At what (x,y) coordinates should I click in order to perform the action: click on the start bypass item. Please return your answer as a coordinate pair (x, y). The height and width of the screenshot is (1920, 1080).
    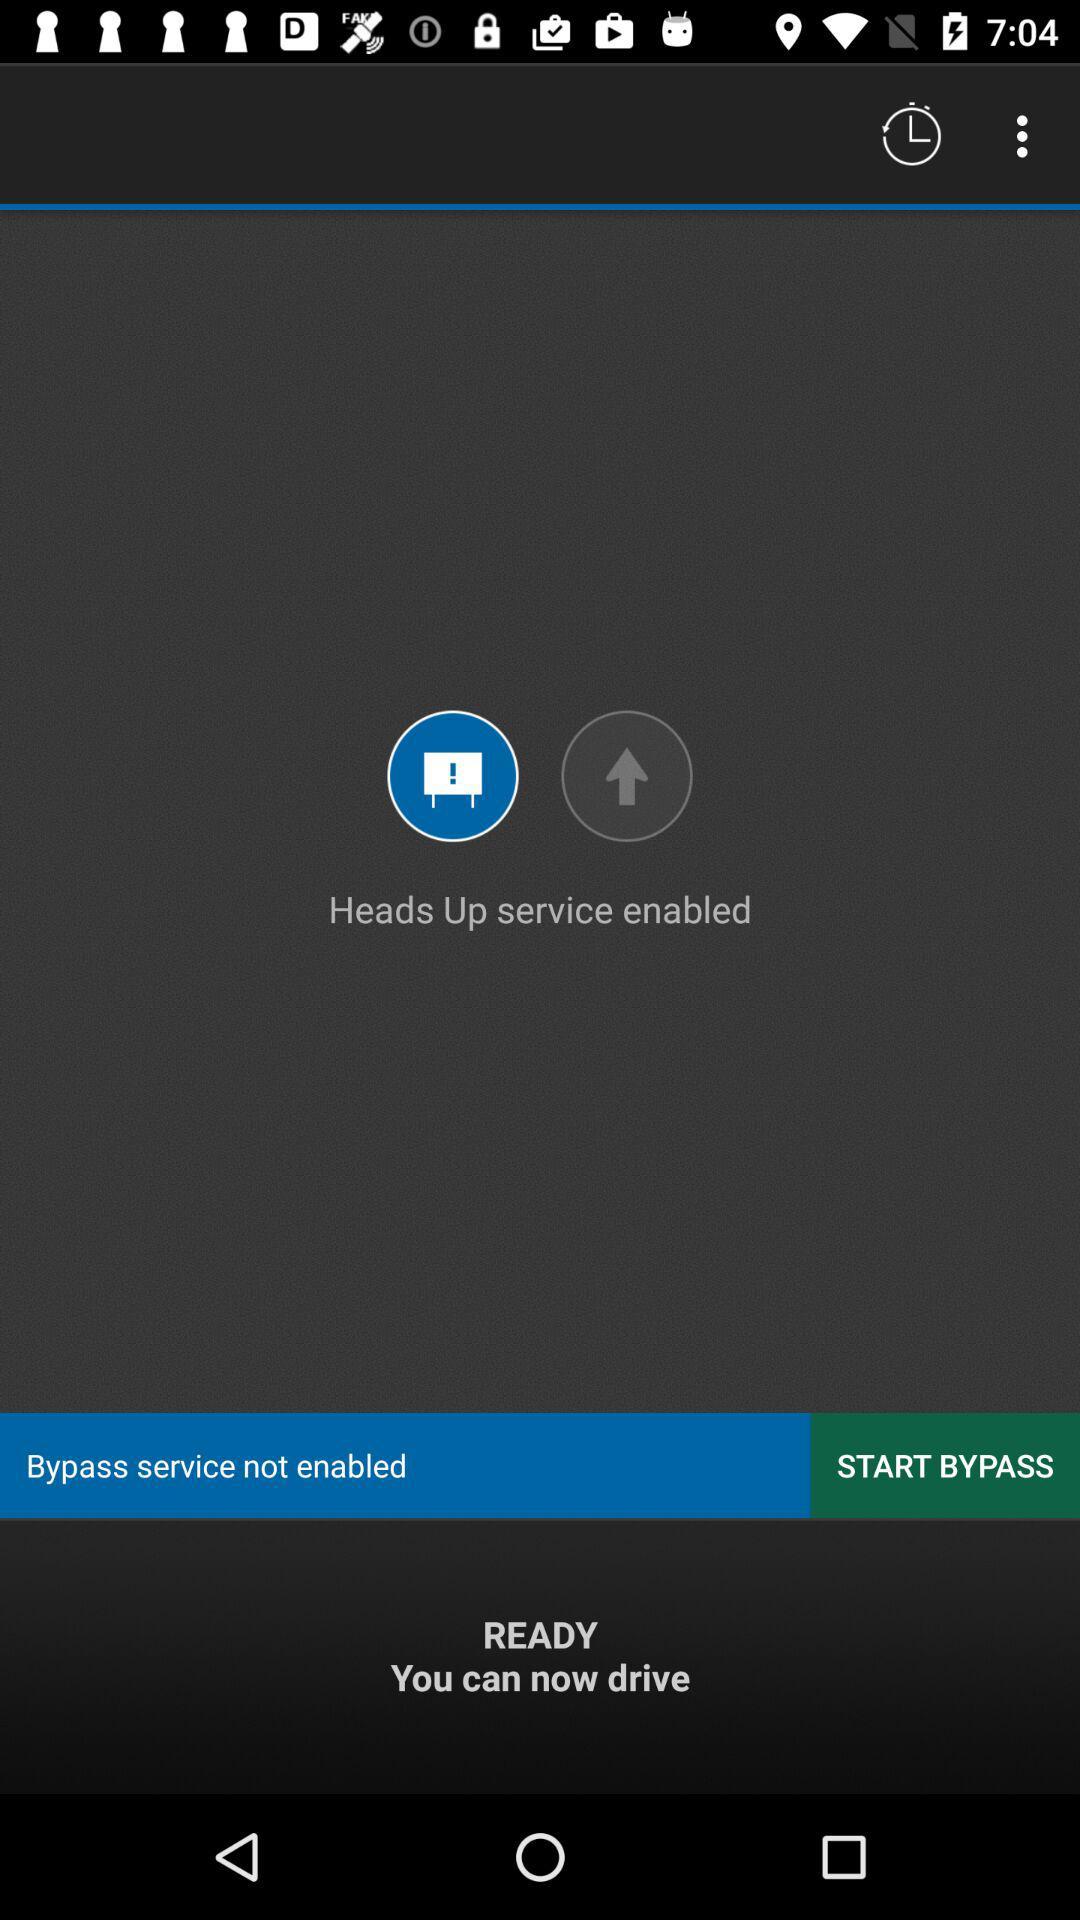
    Looking at the image, I should click on (945, 1465).